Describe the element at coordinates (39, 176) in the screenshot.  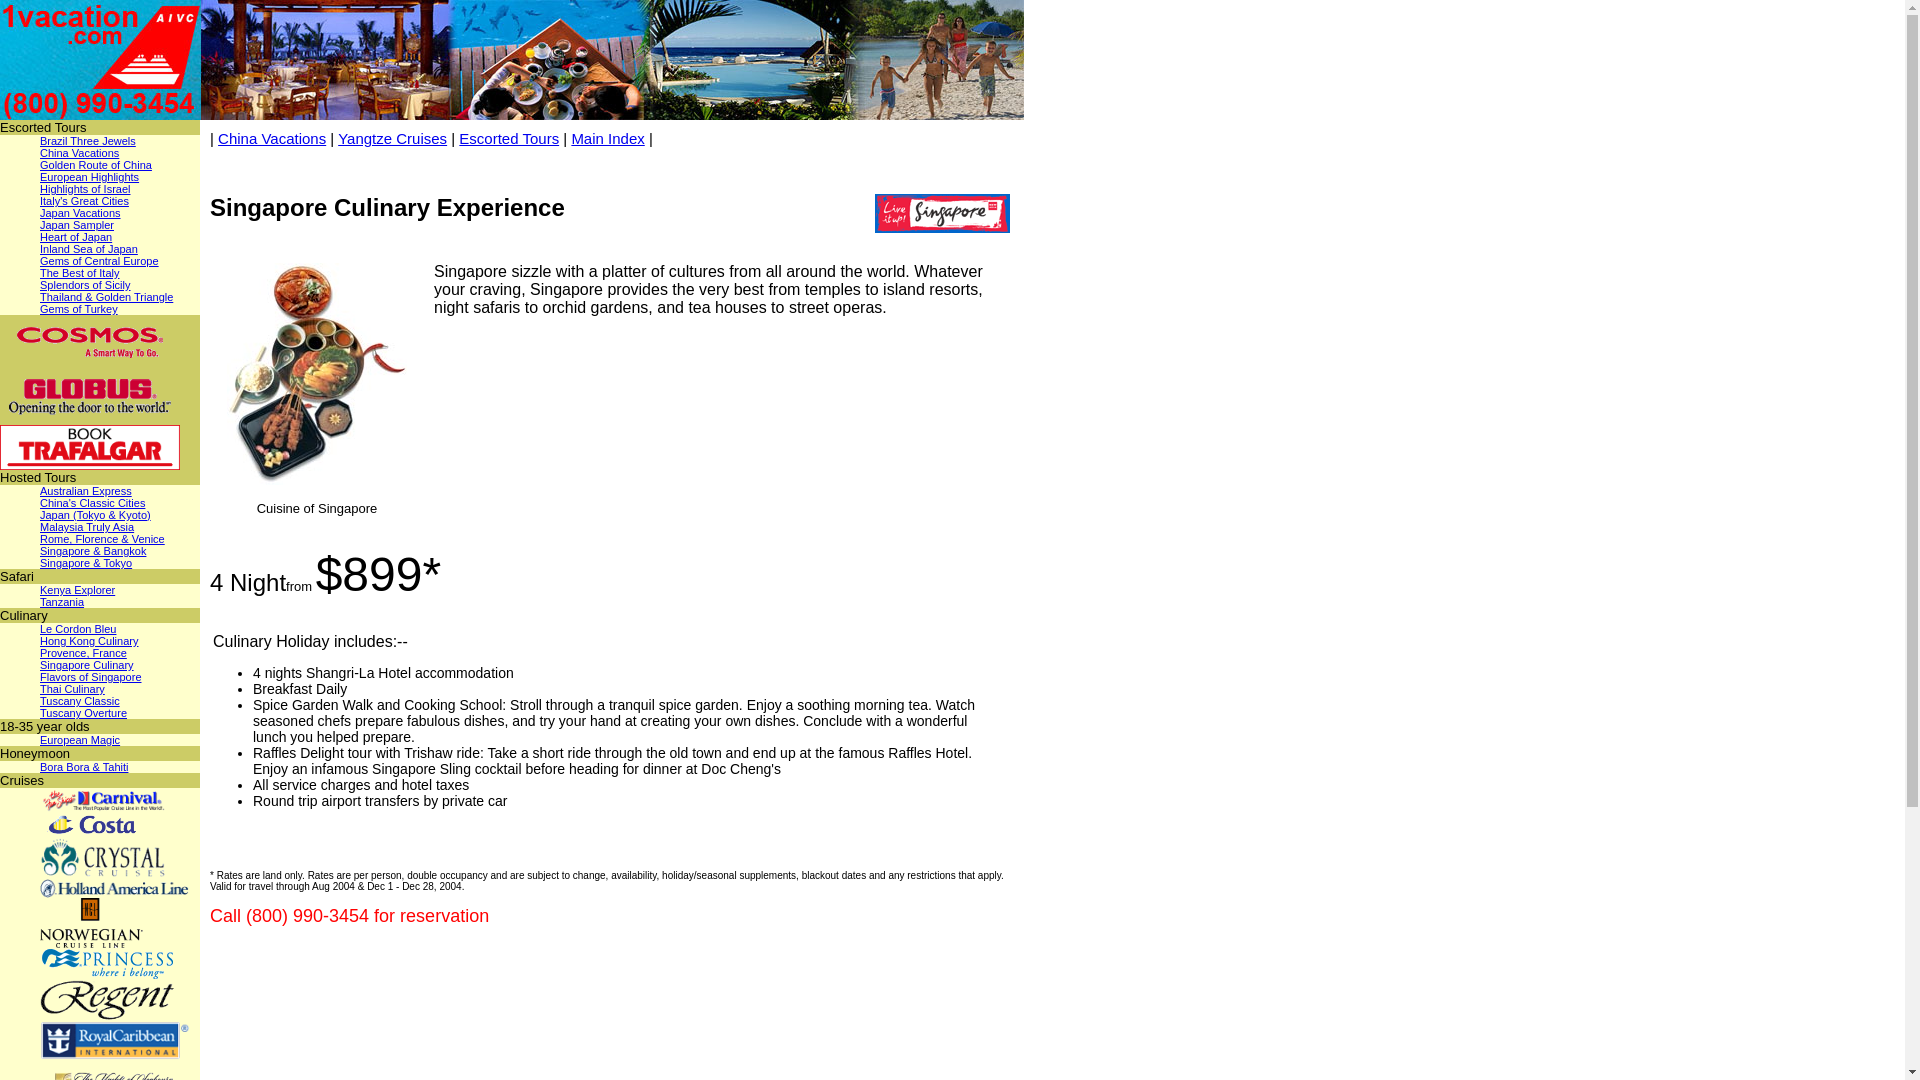
I see `'European Highlights'` at that location.